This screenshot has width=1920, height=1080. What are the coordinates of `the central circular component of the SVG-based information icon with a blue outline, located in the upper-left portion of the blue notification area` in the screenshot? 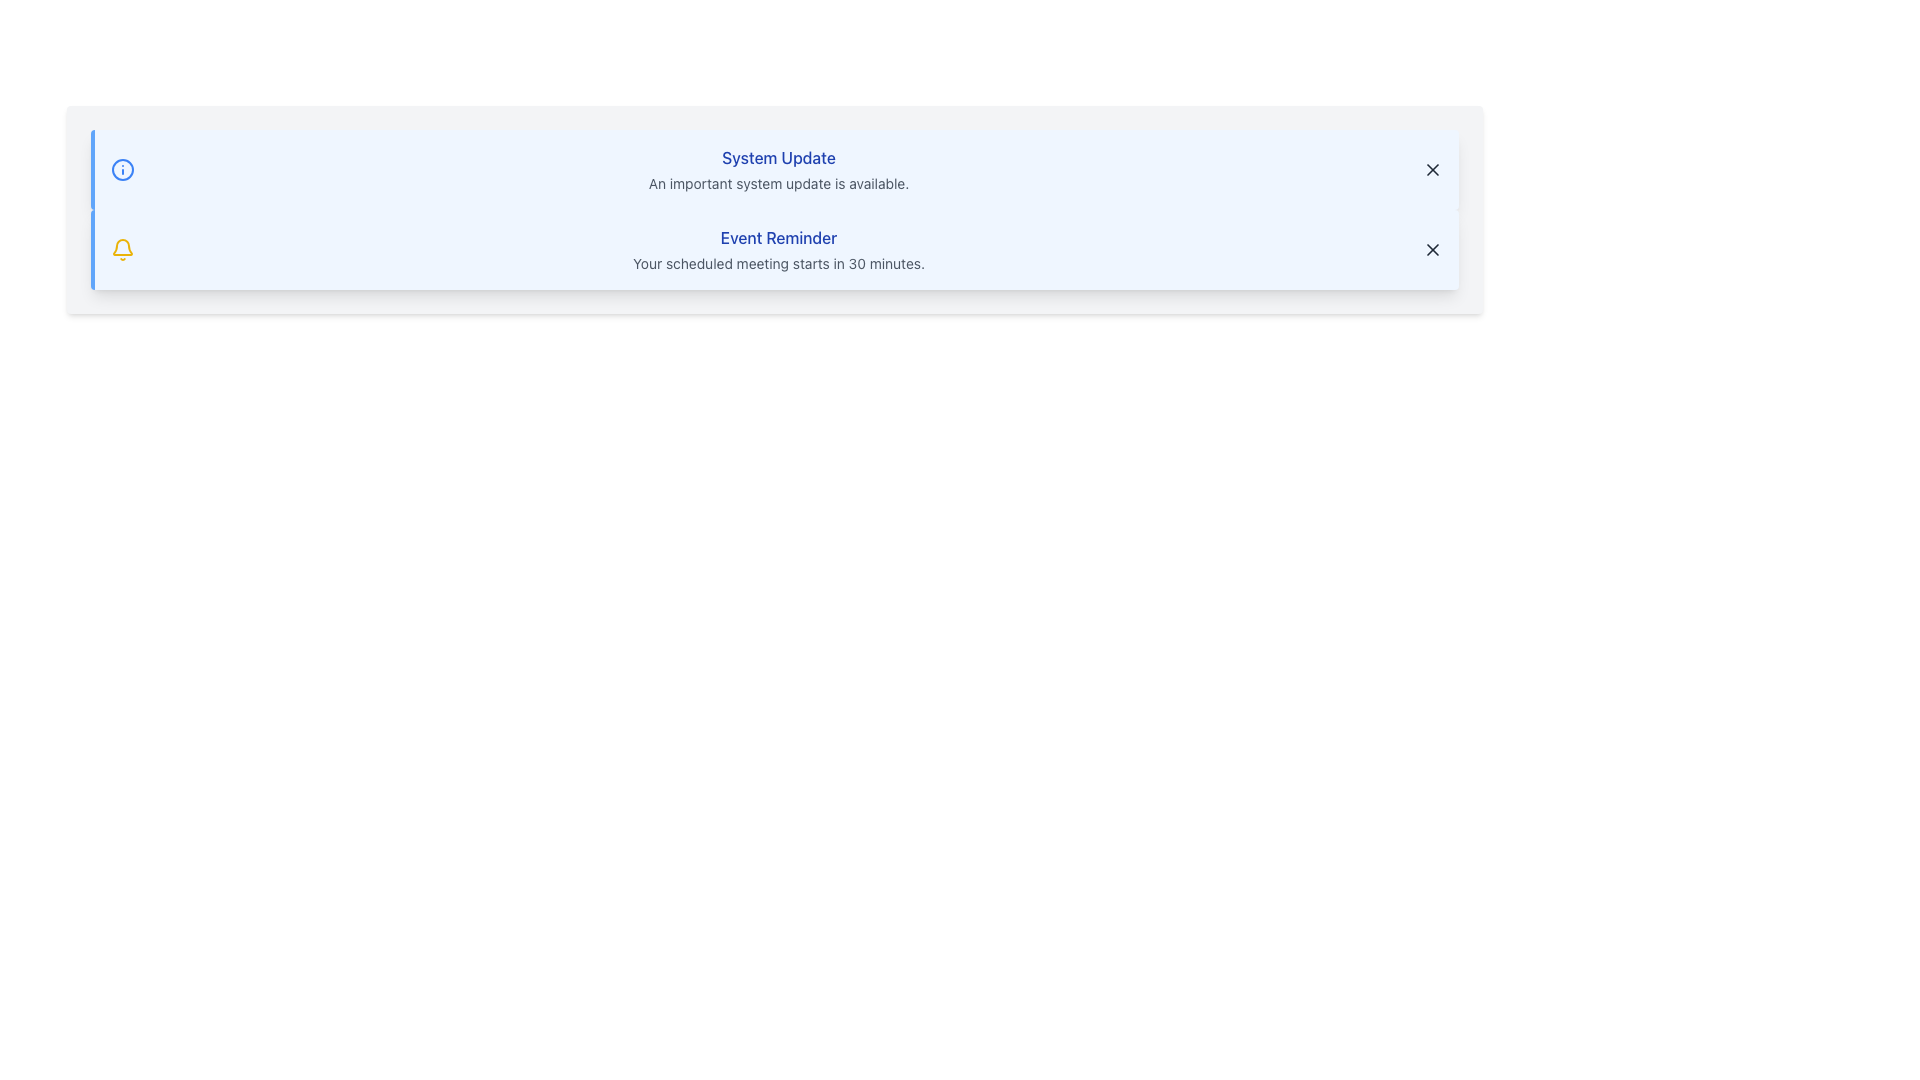 It's located at (122, 168).